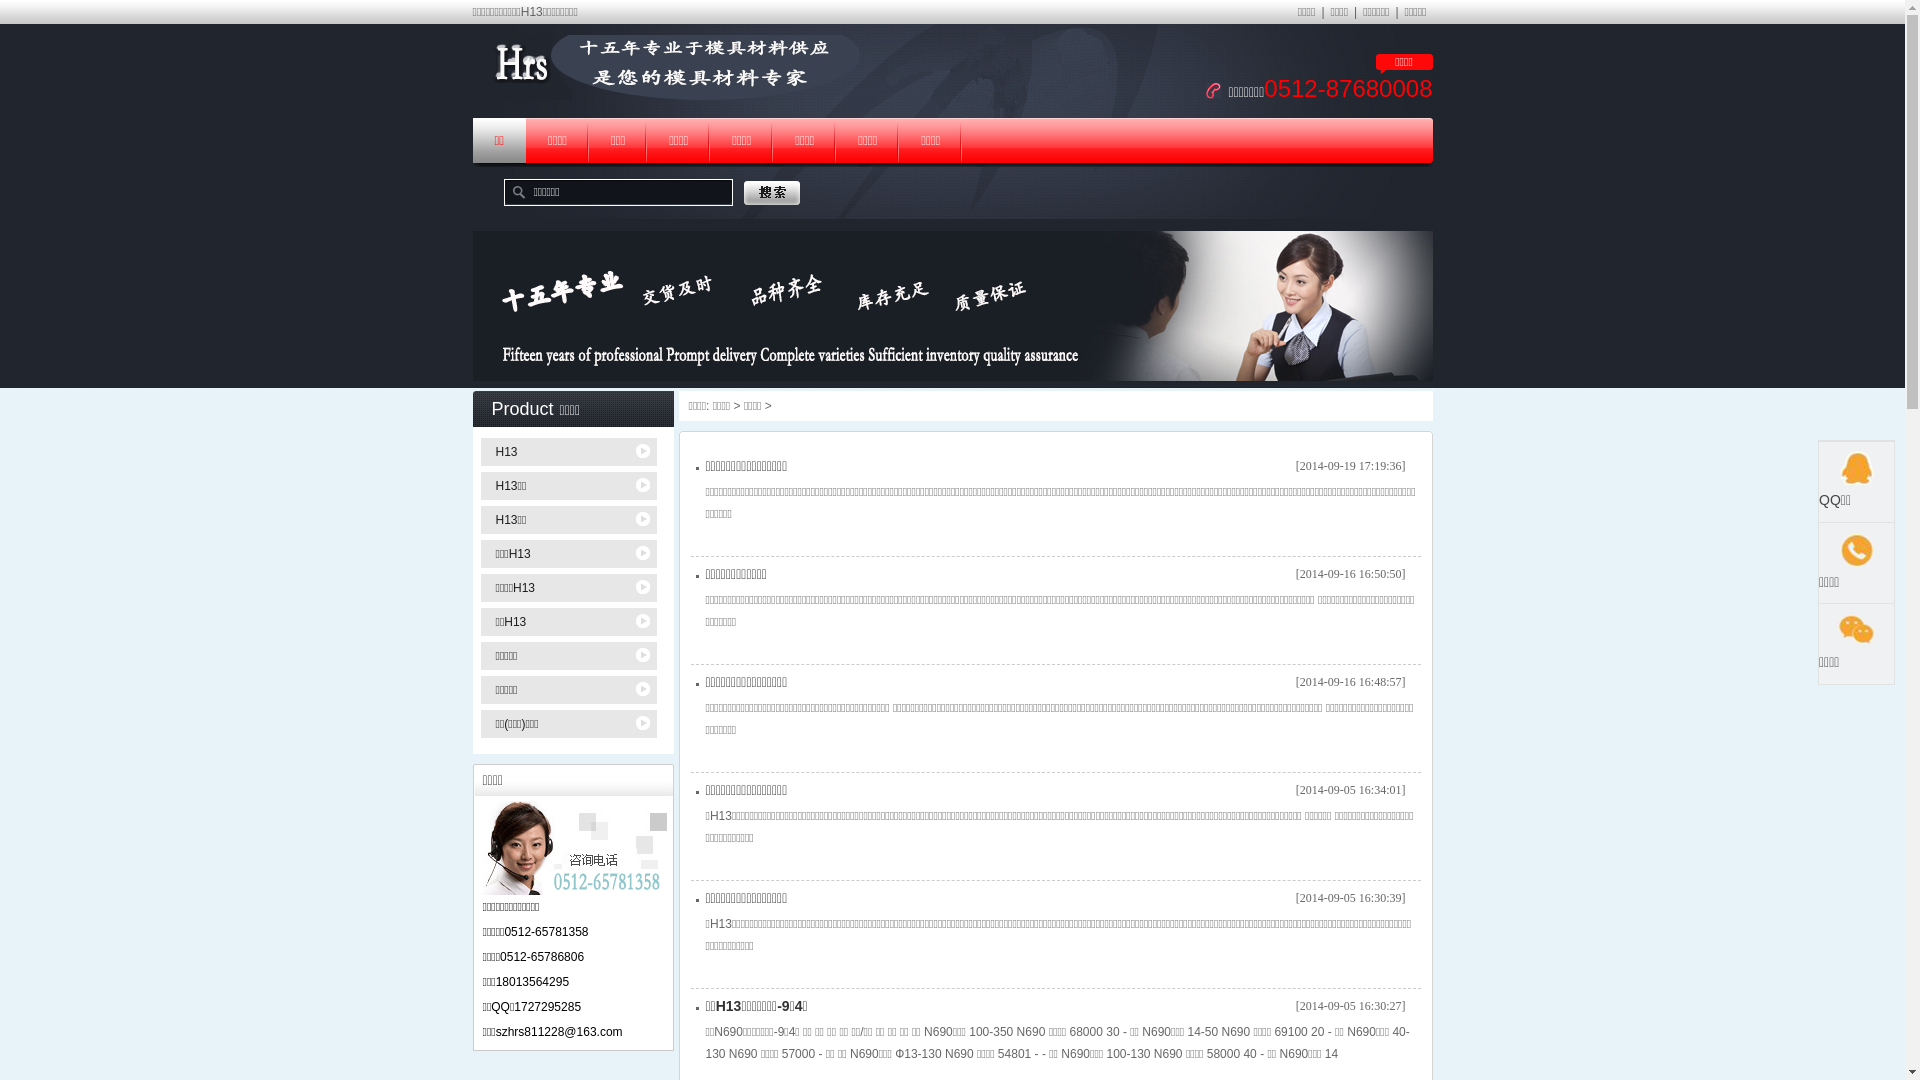 This screenshot has height=1080, width=1920. I want to click on 'H13', so click(571, 451).